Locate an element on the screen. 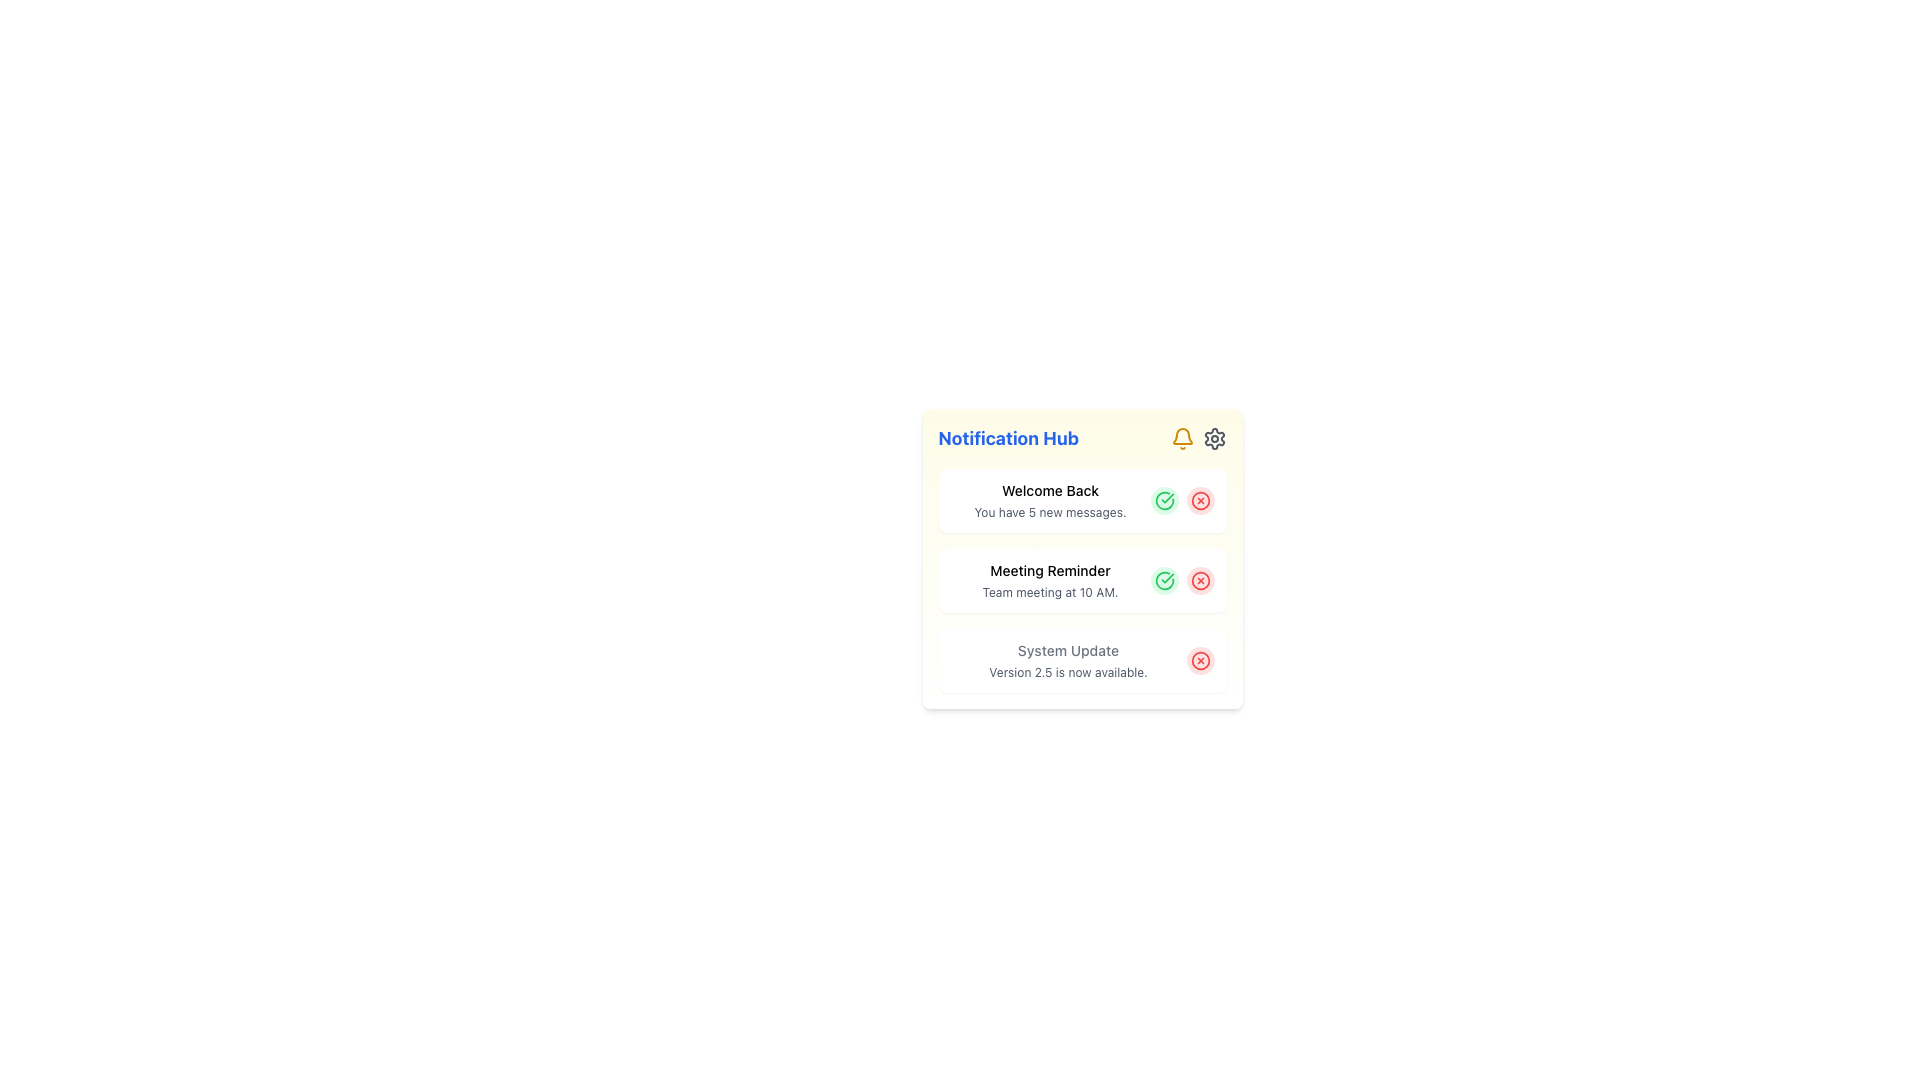 This screenshot has height=1080, width=1920. the notification entry titled 'Meeting Reminder' is located at coordinates (1081, 559).